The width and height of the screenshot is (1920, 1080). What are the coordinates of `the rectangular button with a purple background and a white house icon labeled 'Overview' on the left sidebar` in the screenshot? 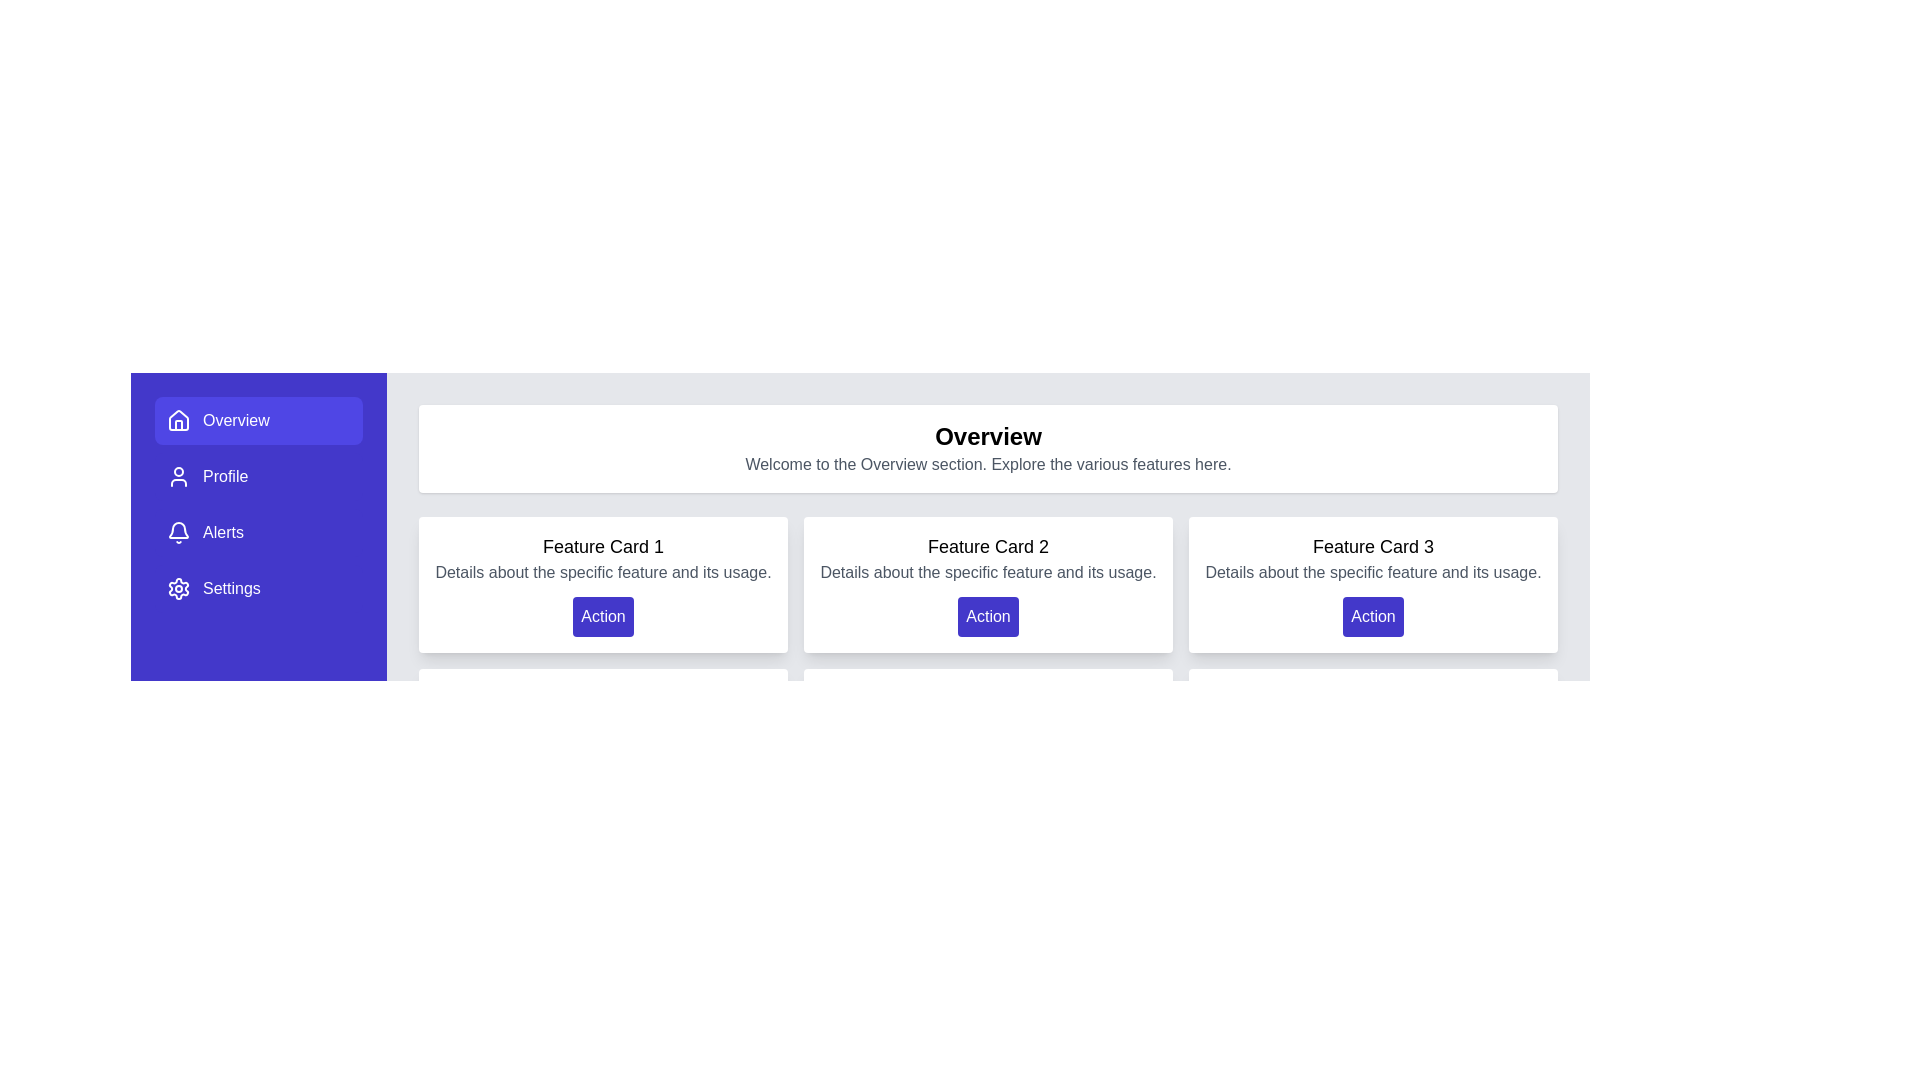 It's located at (258, 419).